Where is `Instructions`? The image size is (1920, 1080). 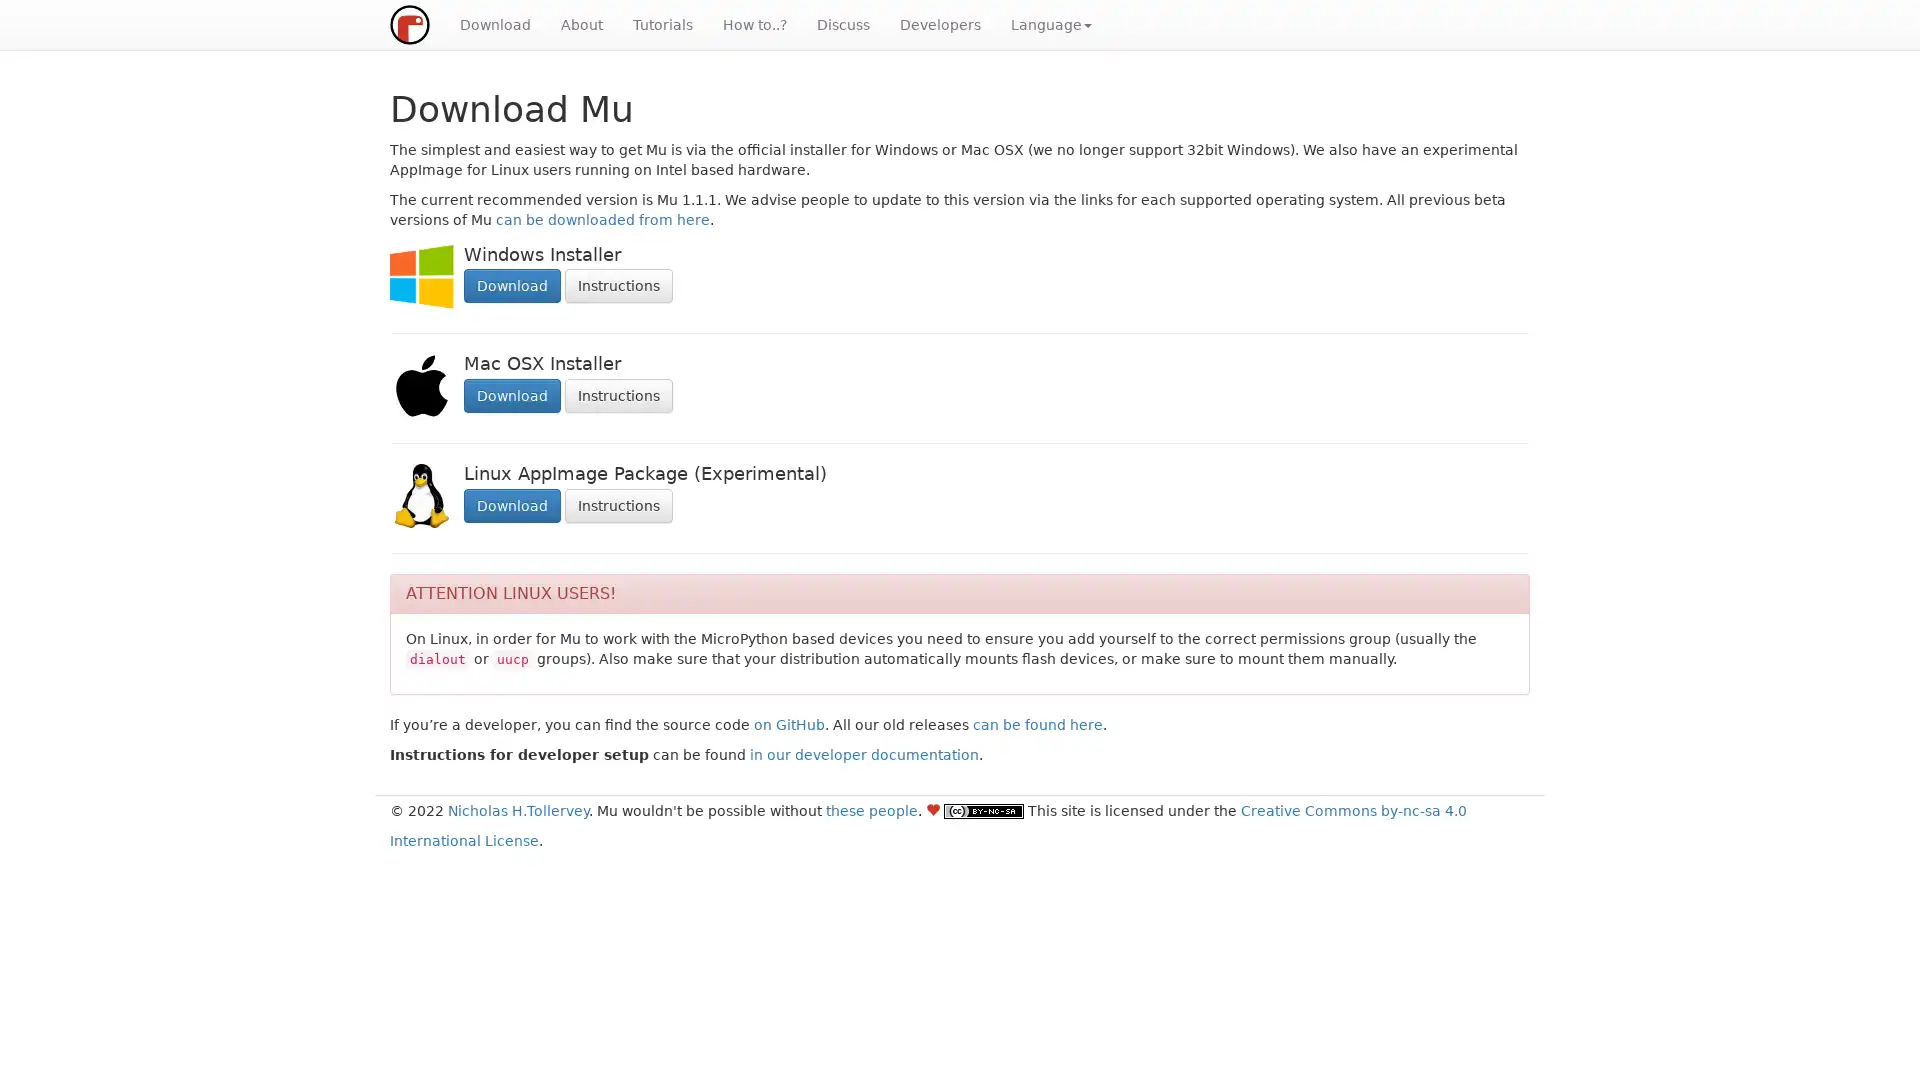
Instructions is located at coordinates (618, 396).